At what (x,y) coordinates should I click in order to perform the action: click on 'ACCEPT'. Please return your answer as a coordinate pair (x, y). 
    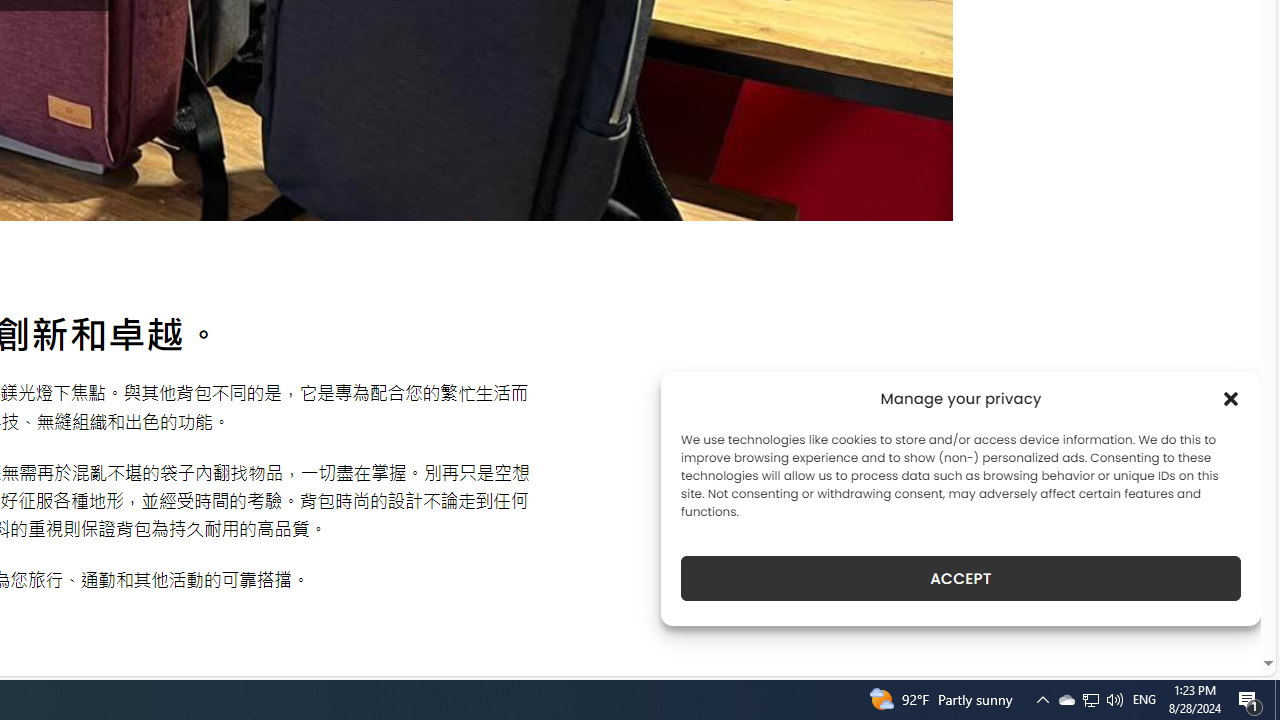
    Looking at the image, I should click on (961, 578).